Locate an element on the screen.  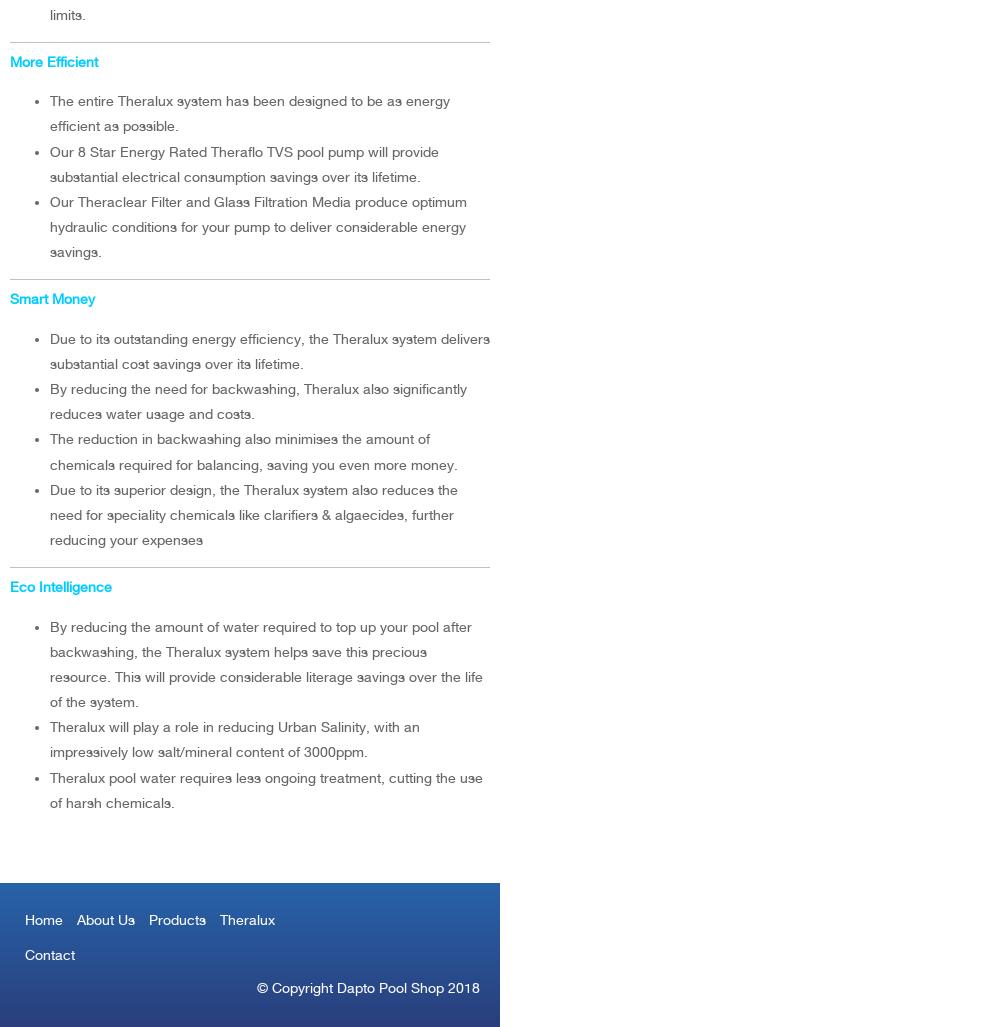
'Theralux pool water requires less ongoing treatment, cutting the use of harsh chemicals.' is located at coordinates (50, 788).